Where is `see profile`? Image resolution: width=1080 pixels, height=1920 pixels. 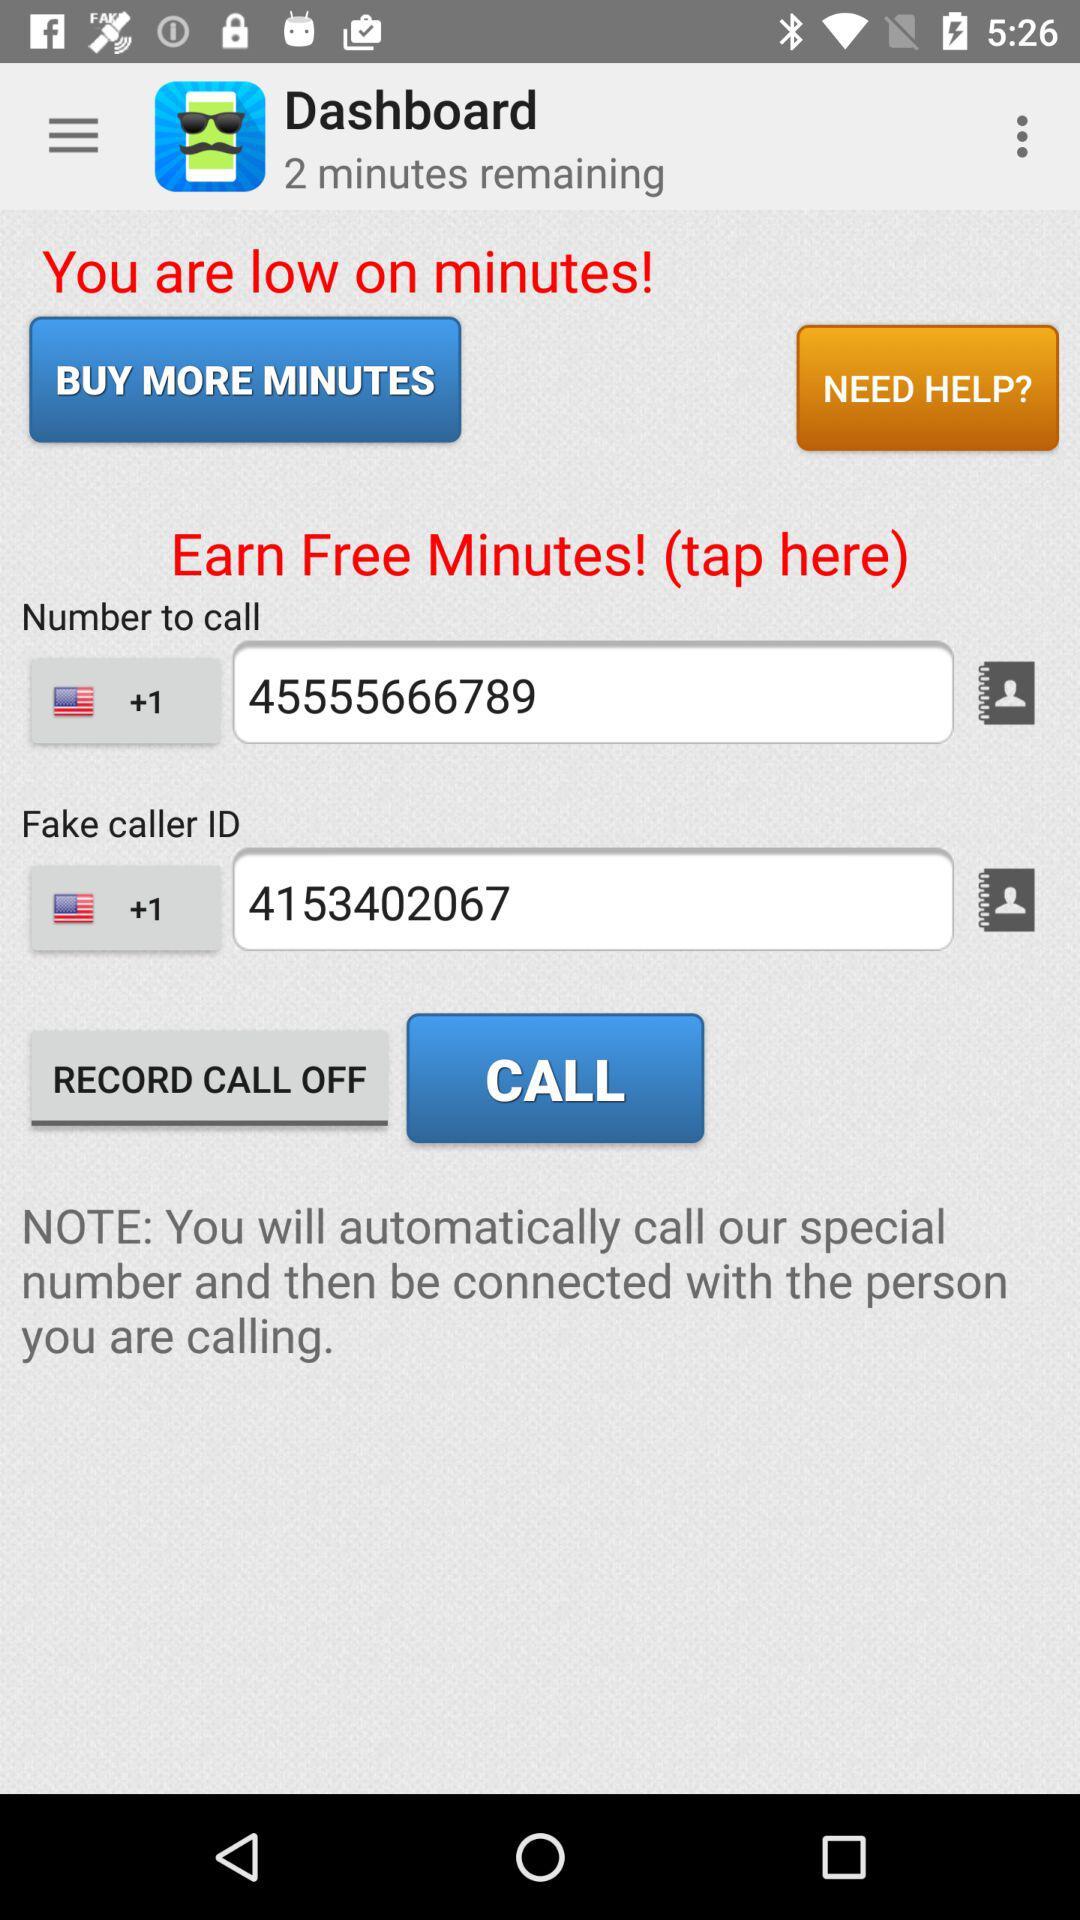
see profile is located at coordinates (1006, 899).